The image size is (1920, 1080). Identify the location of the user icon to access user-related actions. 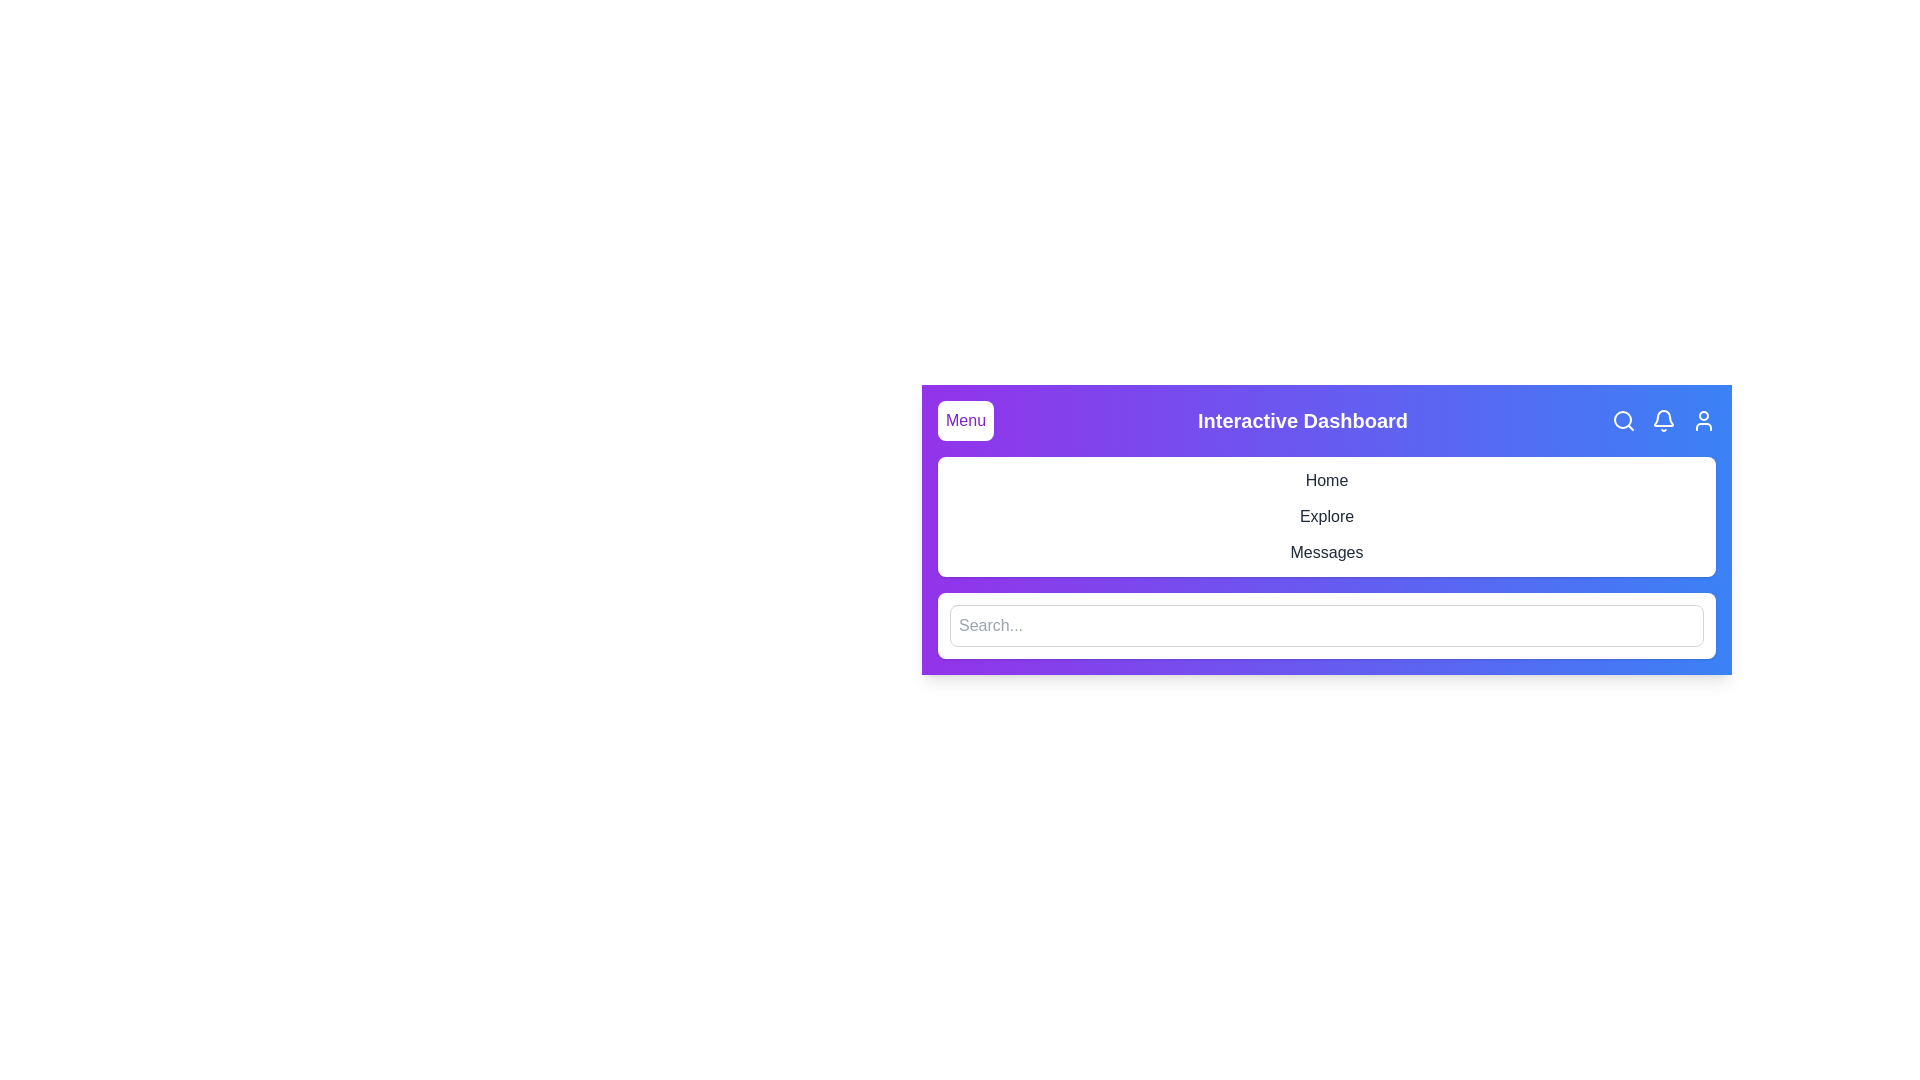
(1703, 419).